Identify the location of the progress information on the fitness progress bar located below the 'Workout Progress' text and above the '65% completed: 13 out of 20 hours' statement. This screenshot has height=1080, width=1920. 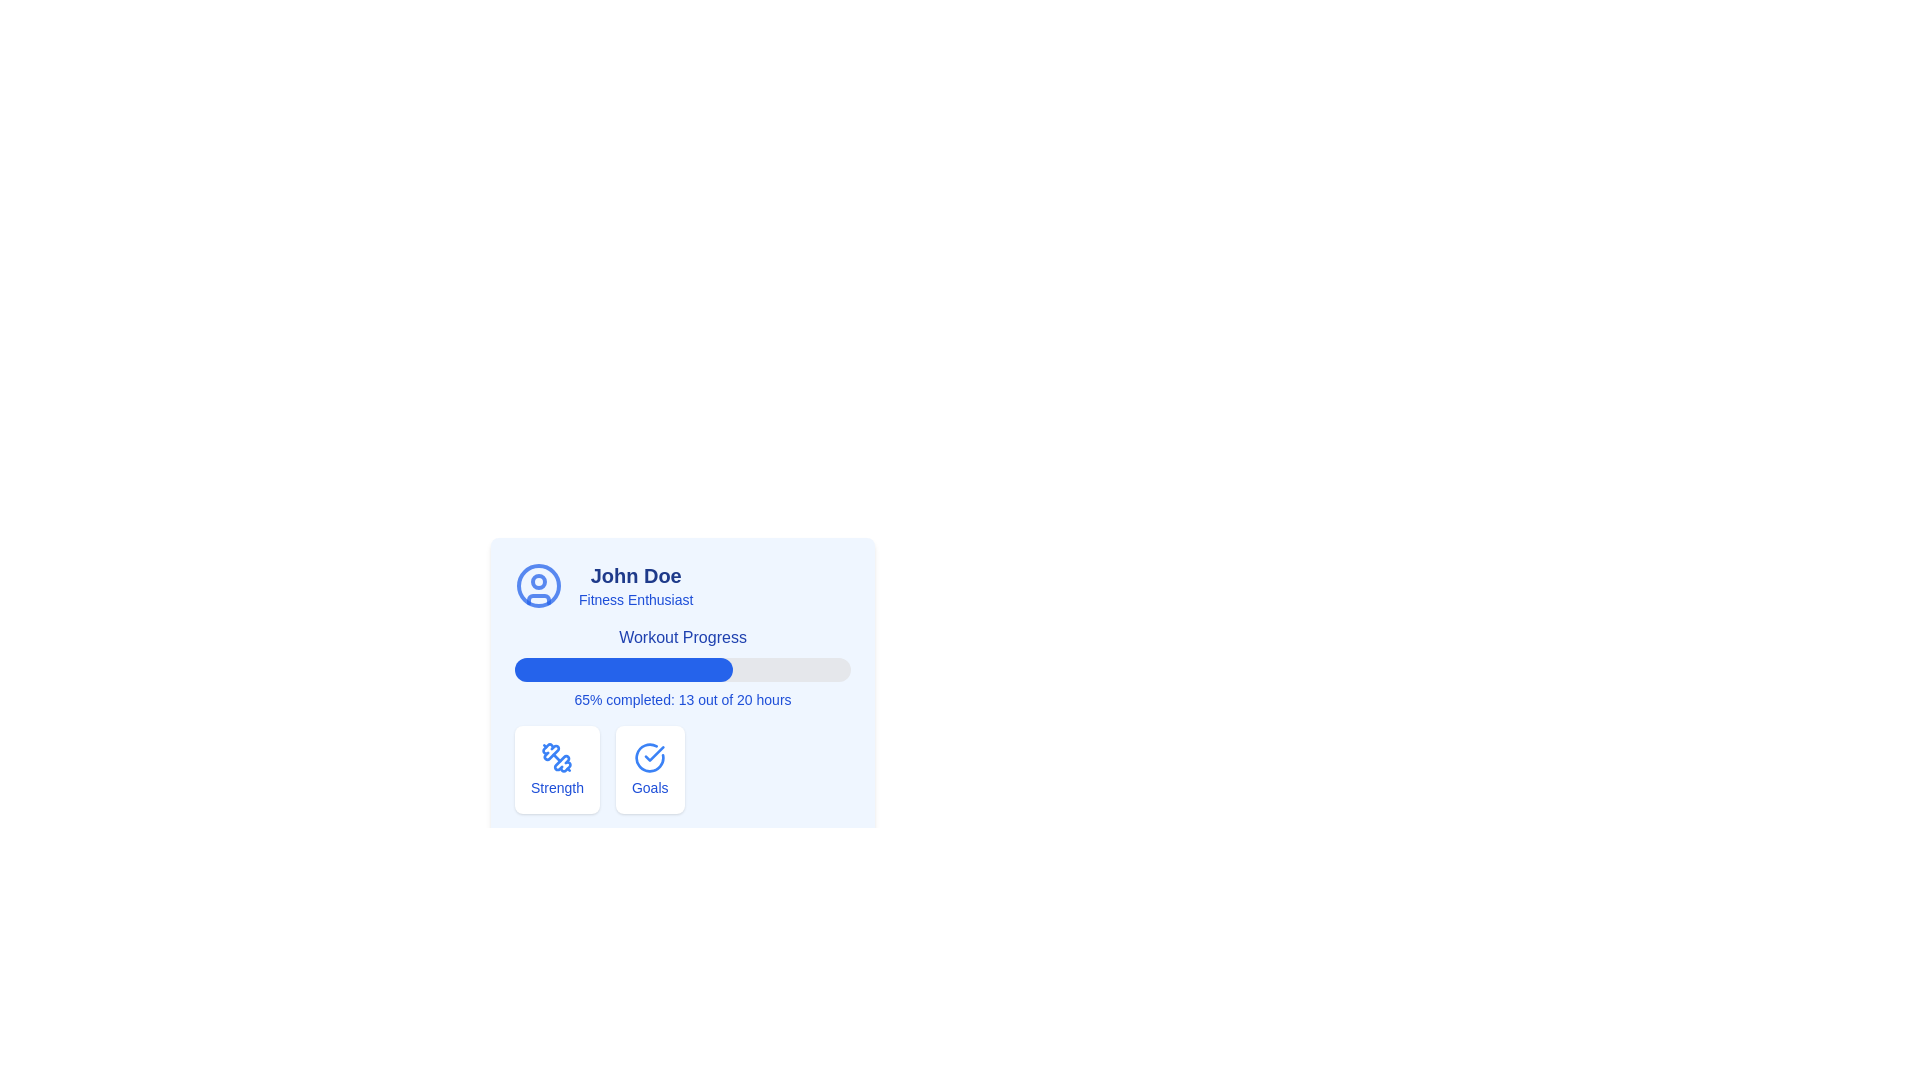
(682, 671).